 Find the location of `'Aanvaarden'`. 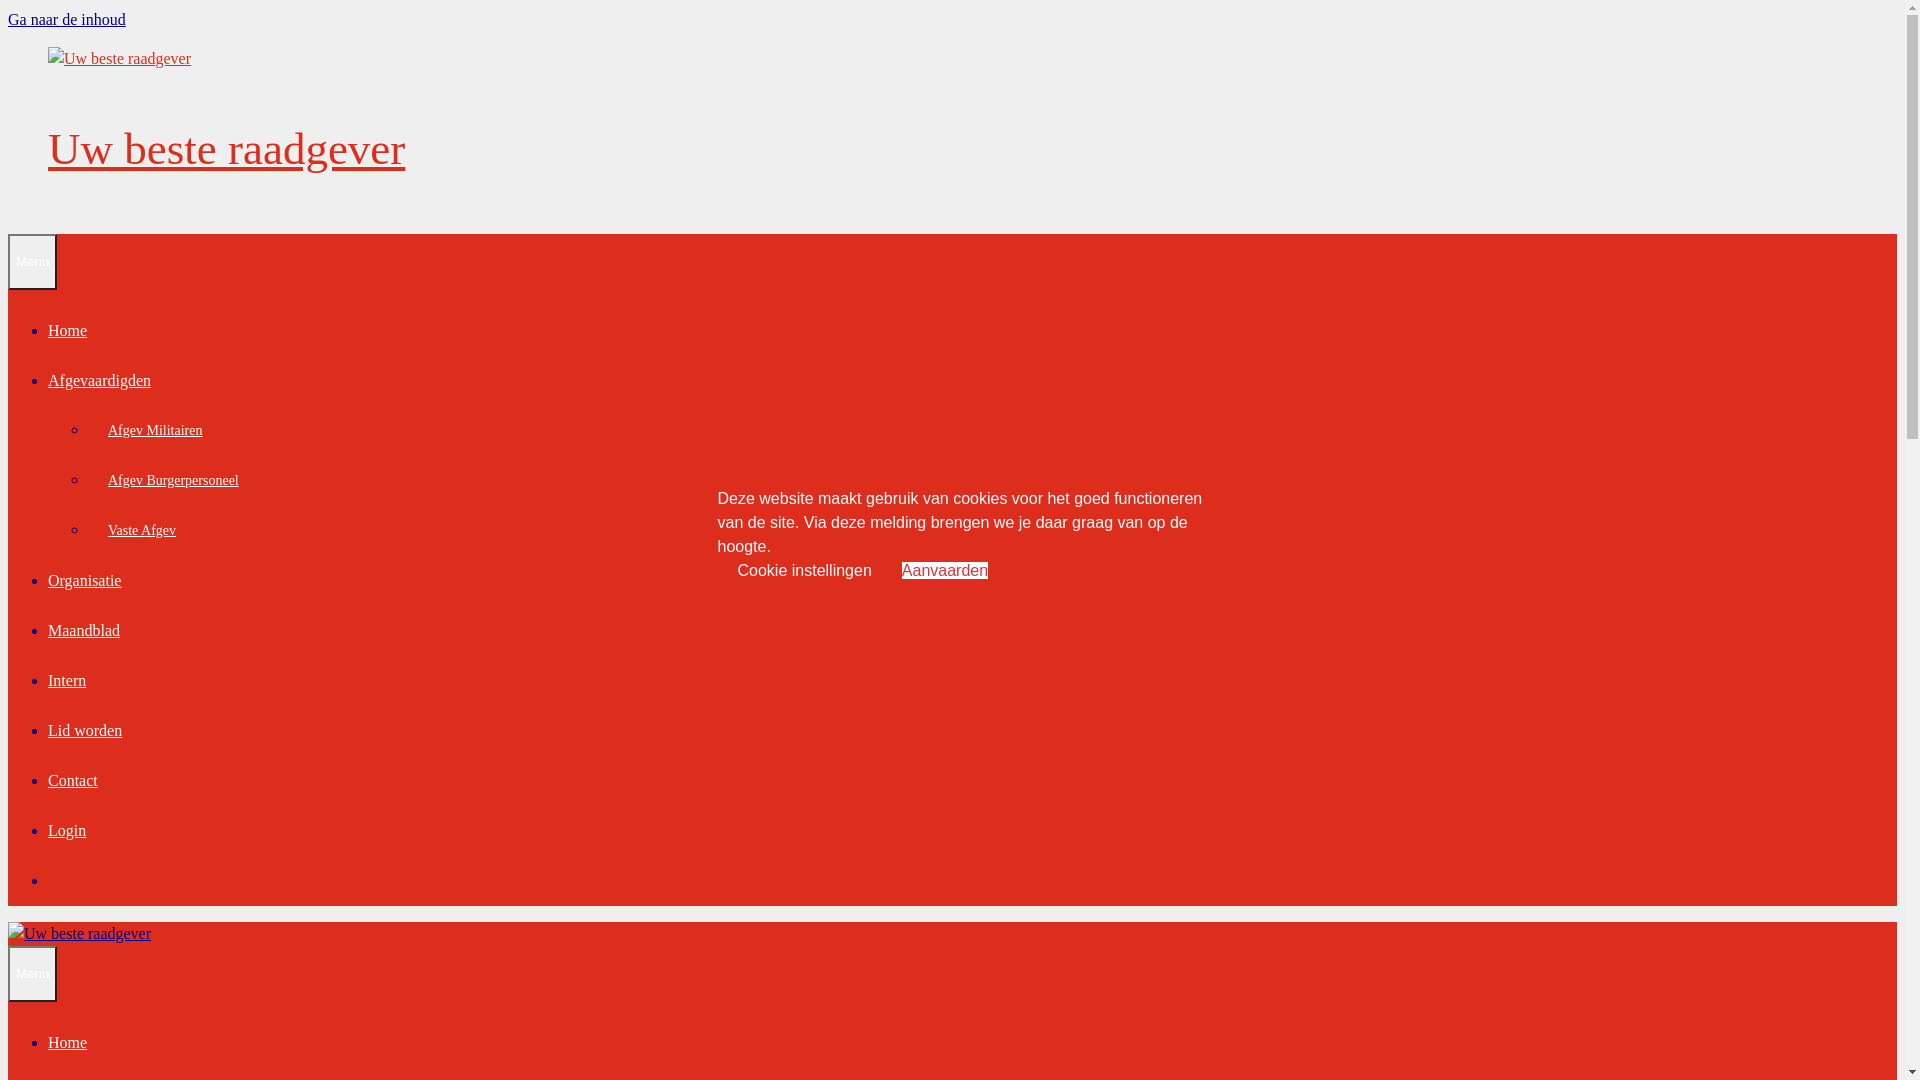

'Aanvaarden' is located at coordinates (944, 570).